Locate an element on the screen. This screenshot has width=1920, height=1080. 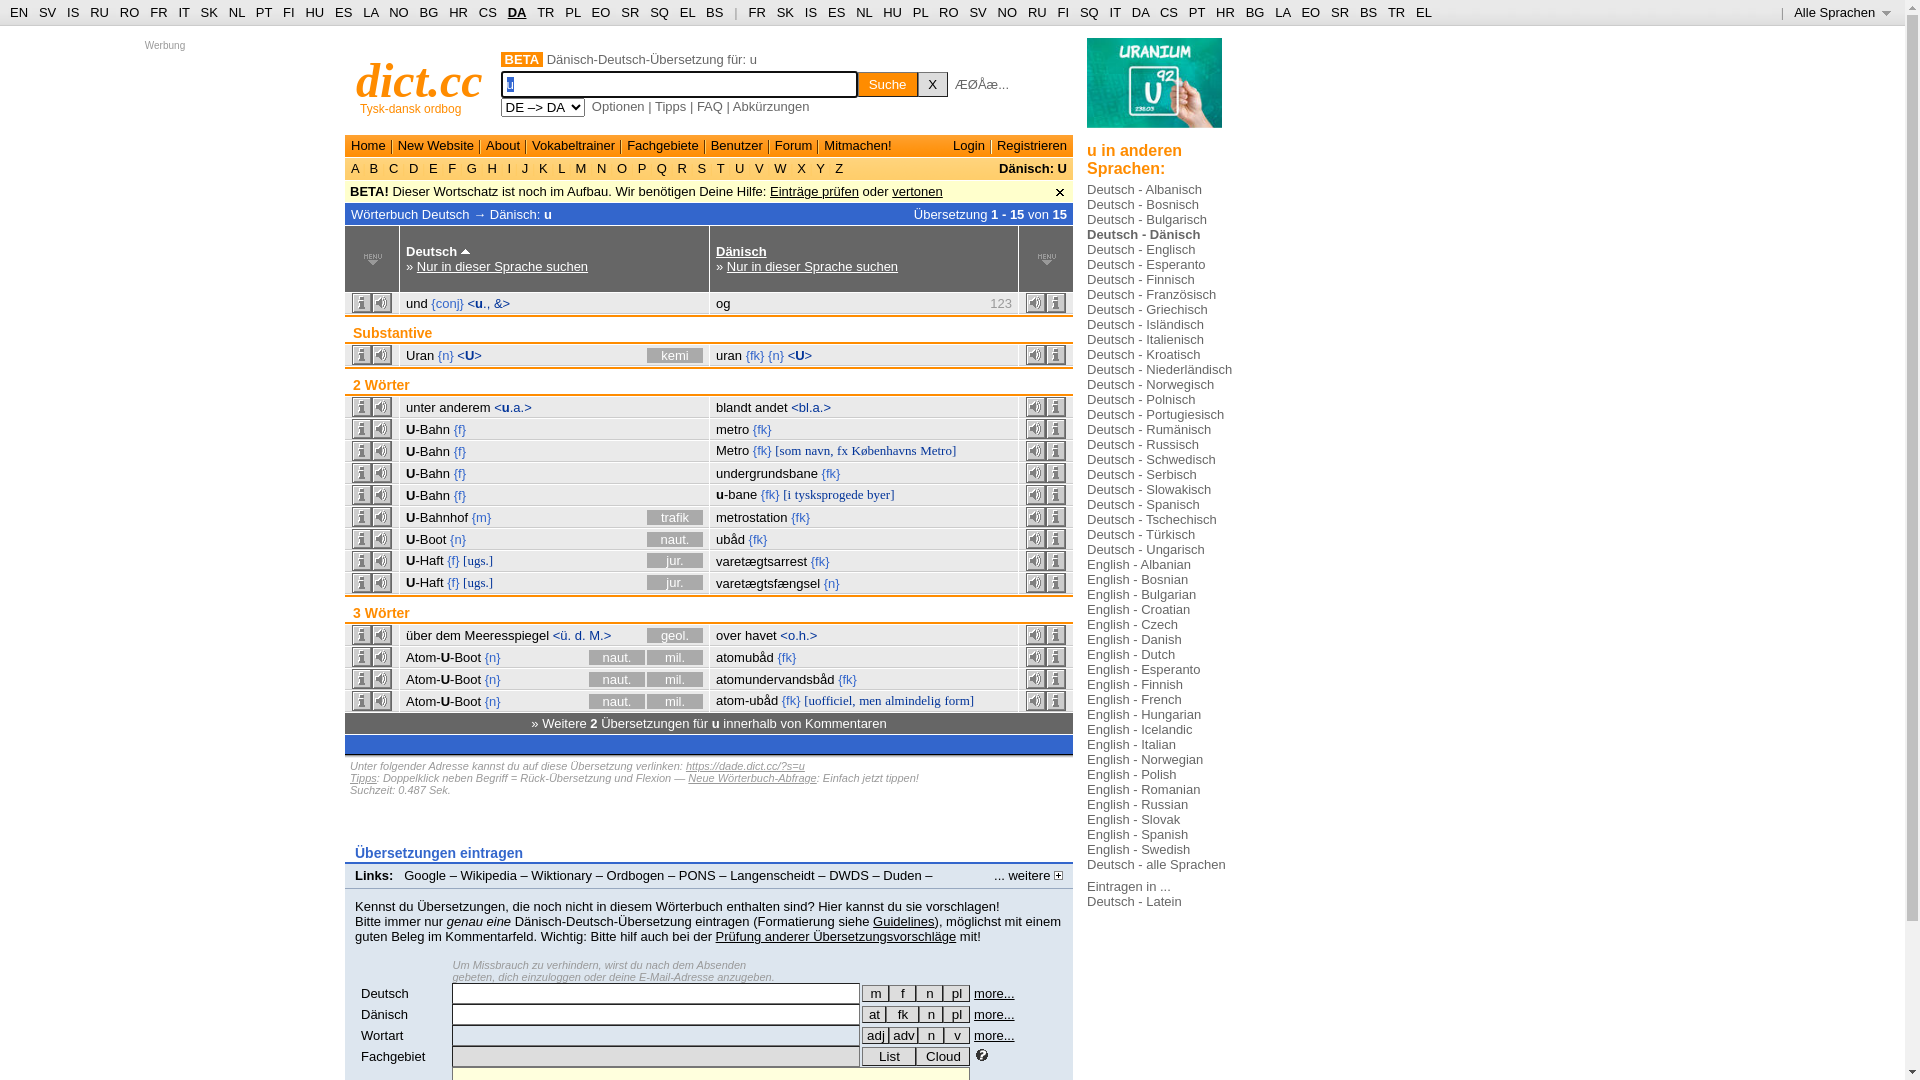
'English - Dutch' is located at coordinates (1085, 654).